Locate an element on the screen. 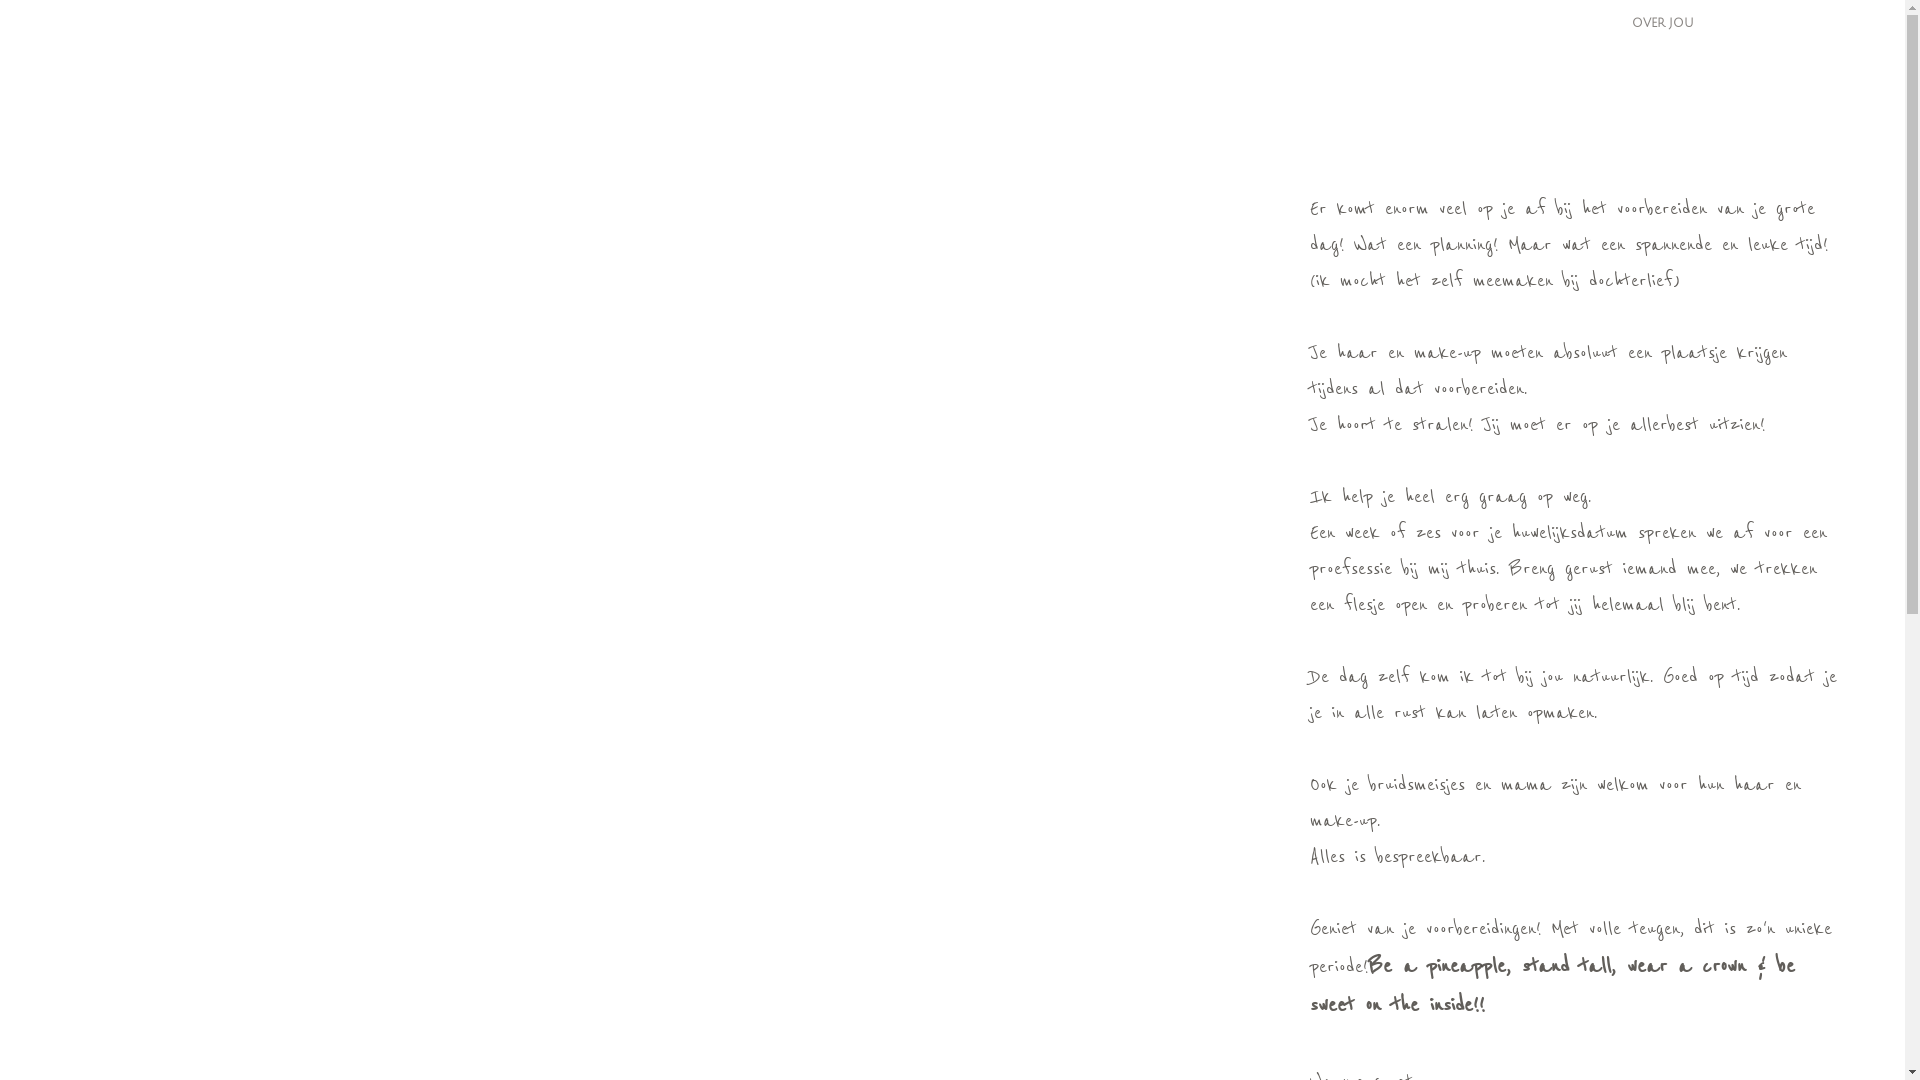 This screenshot has height=1080, width=1920. 'GALERIJ' is located at coordinates (1548, 23).